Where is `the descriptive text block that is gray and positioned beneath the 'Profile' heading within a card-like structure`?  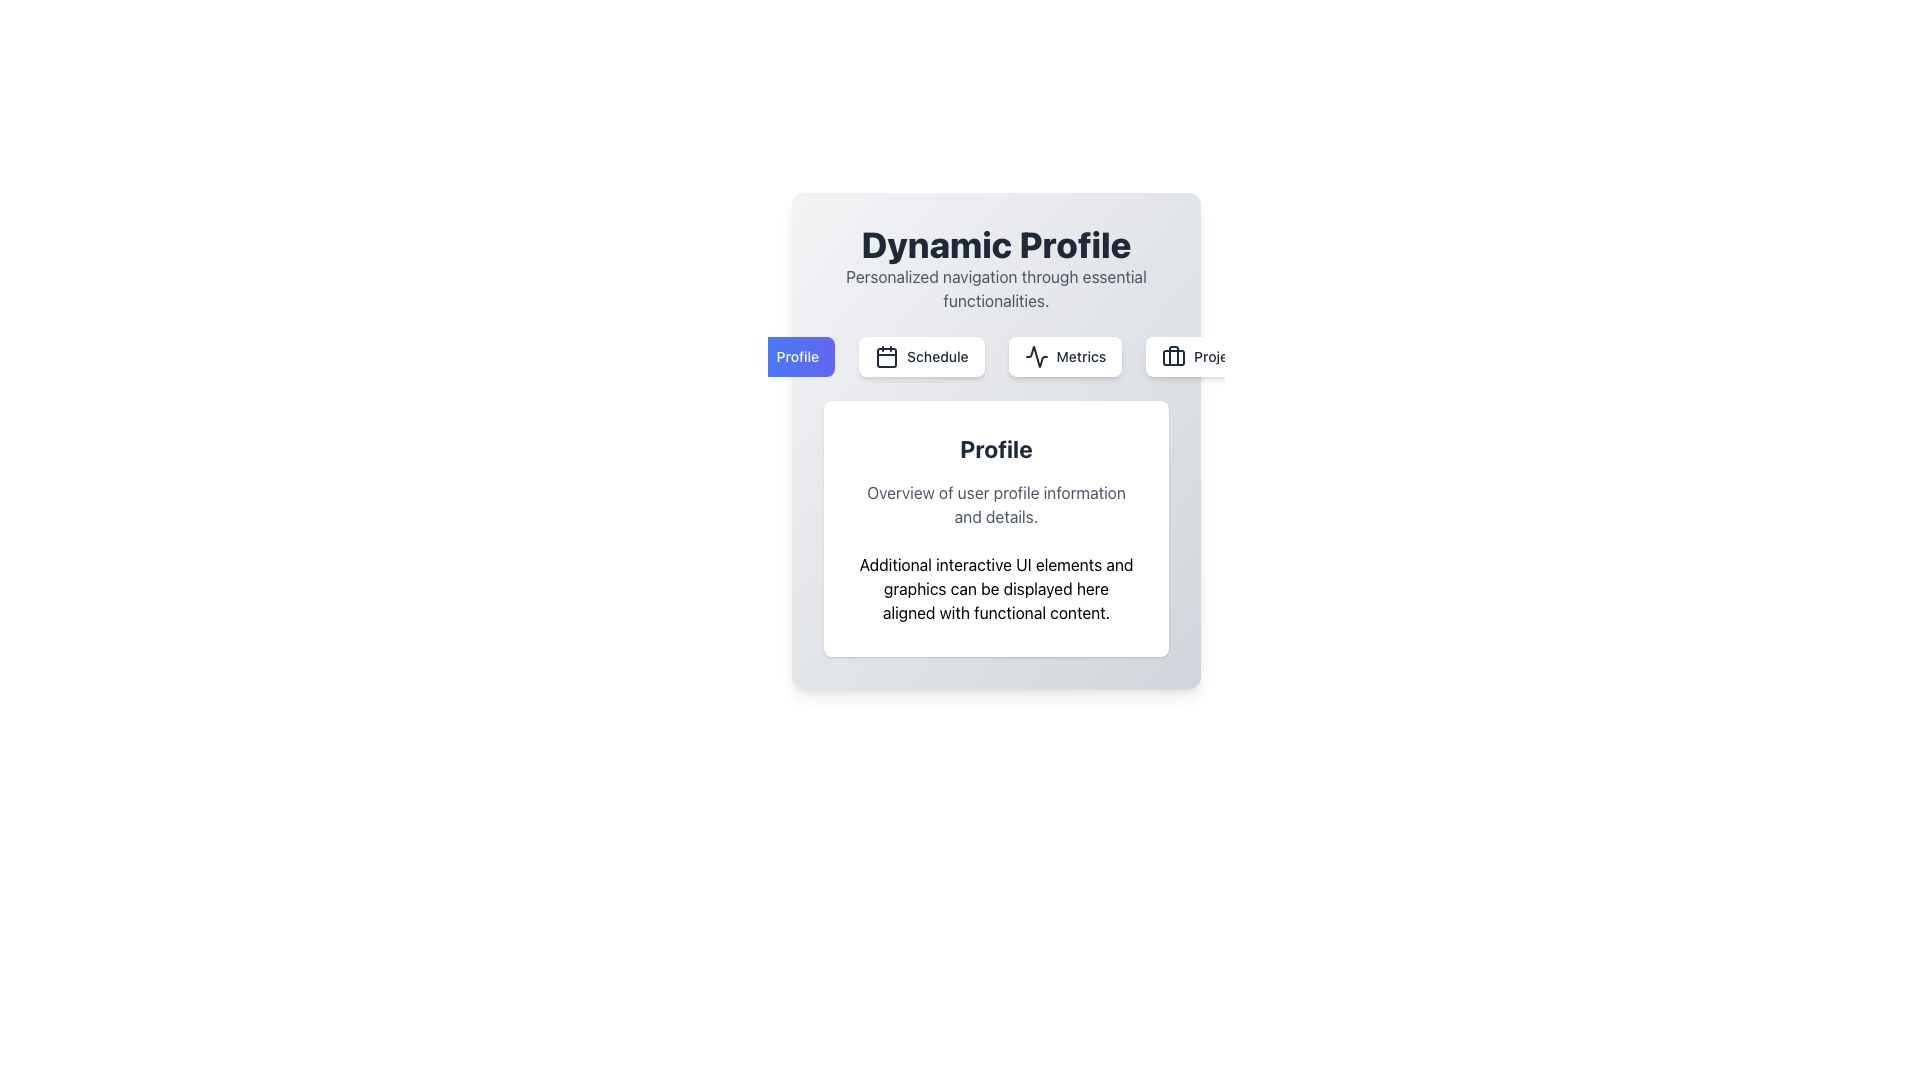
the descriptive text block that is gray and positioned beneath the 'Profile' heading within a card-like structure is located at coordinates (996, 504).